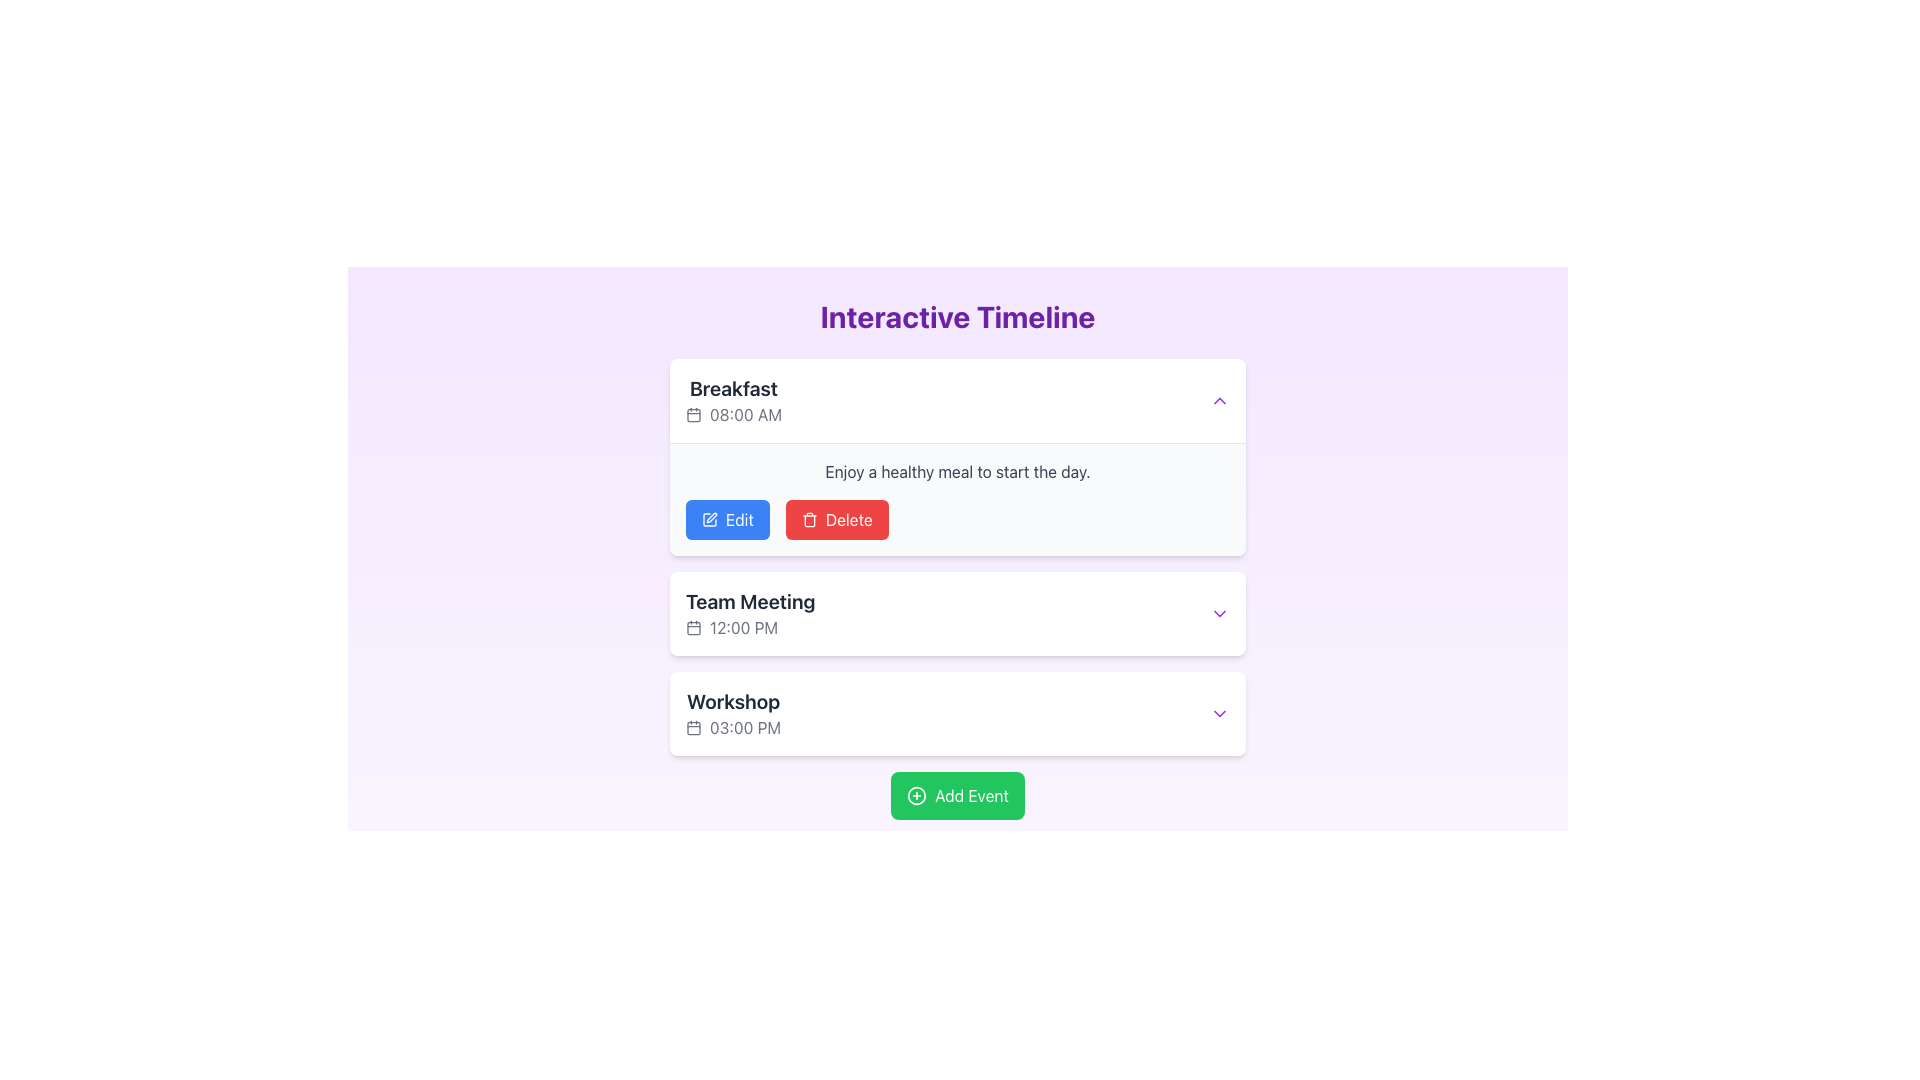  Describe the element at coordinates (732, 712) in the screenshot. I see `the scheduled event list item titled 'Workshop' at 03:00 PM, which is the third item in a vertical list of events` at that location.